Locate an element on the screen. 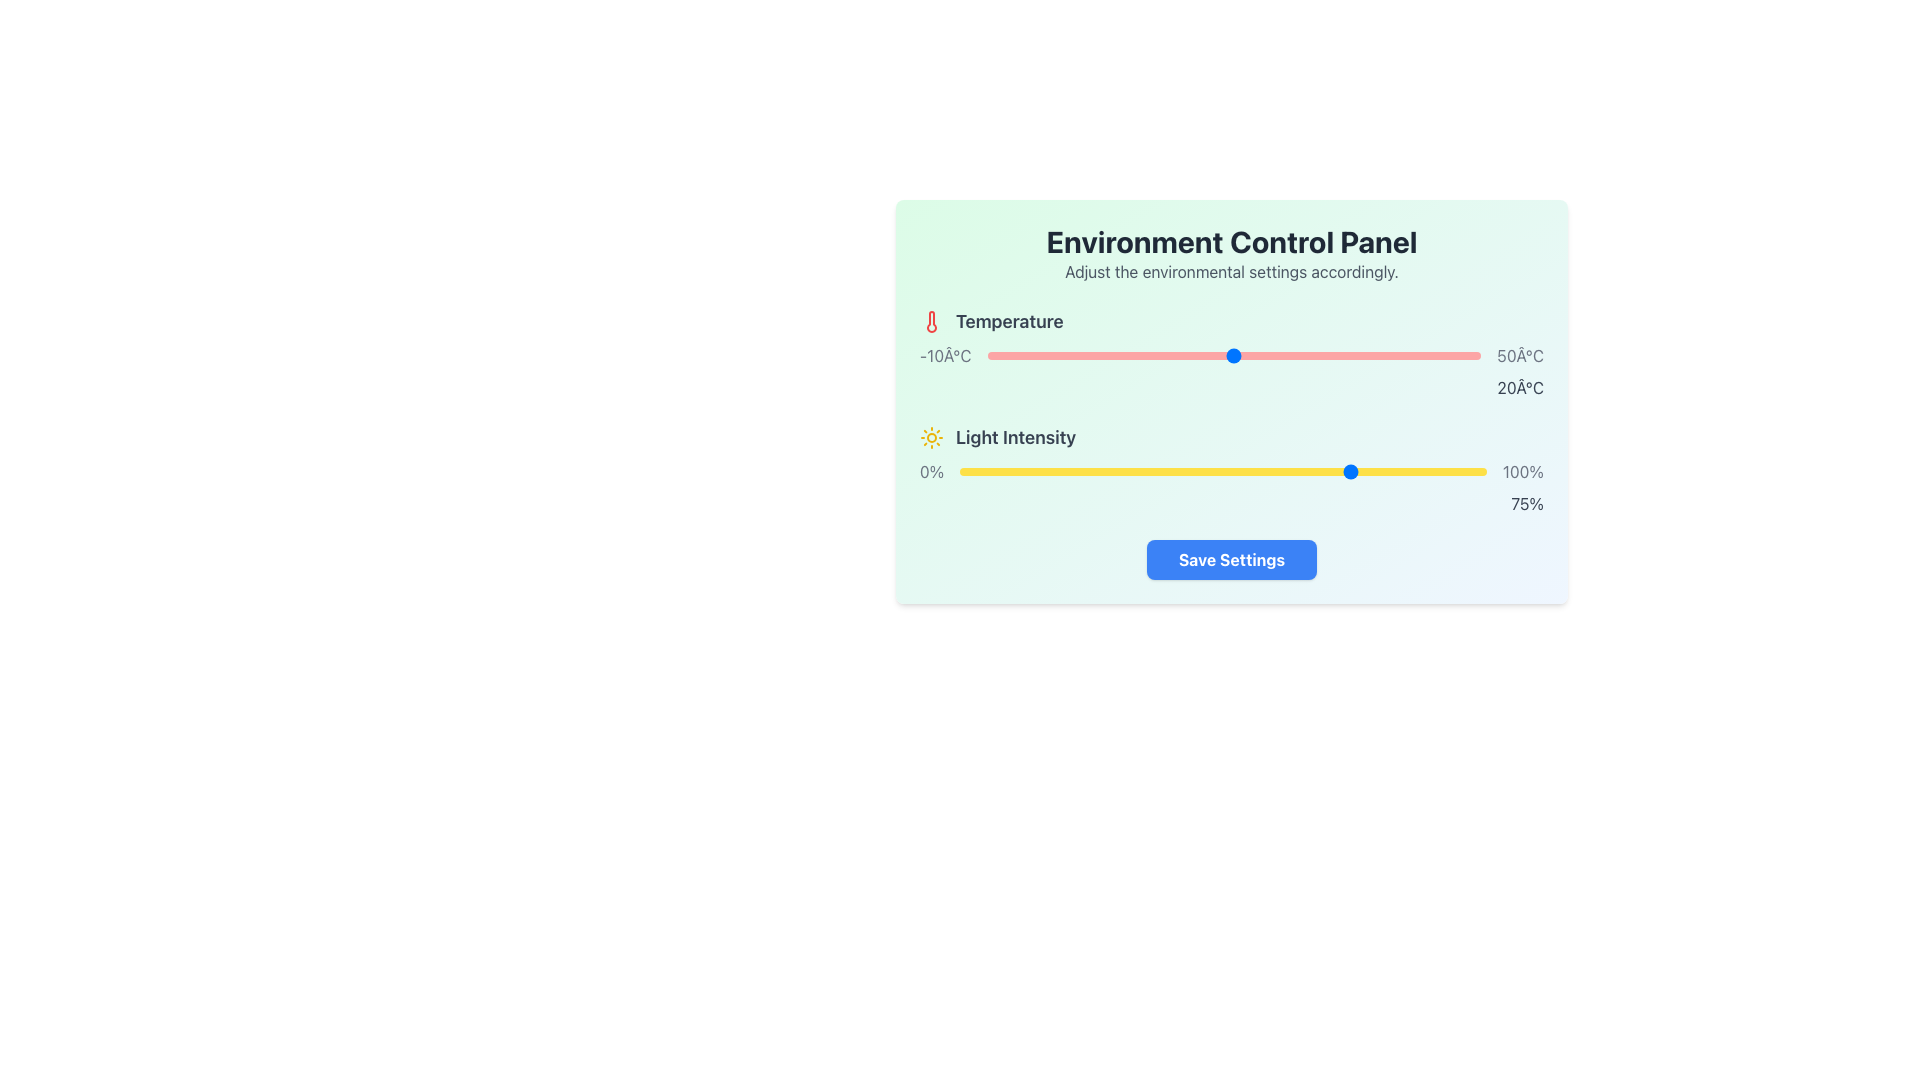  the temperature control slider, which is a horizontal range slider with a label 'Temperature' and current value '20°C' displayed beneath it is located at coordinates (1231, 353).